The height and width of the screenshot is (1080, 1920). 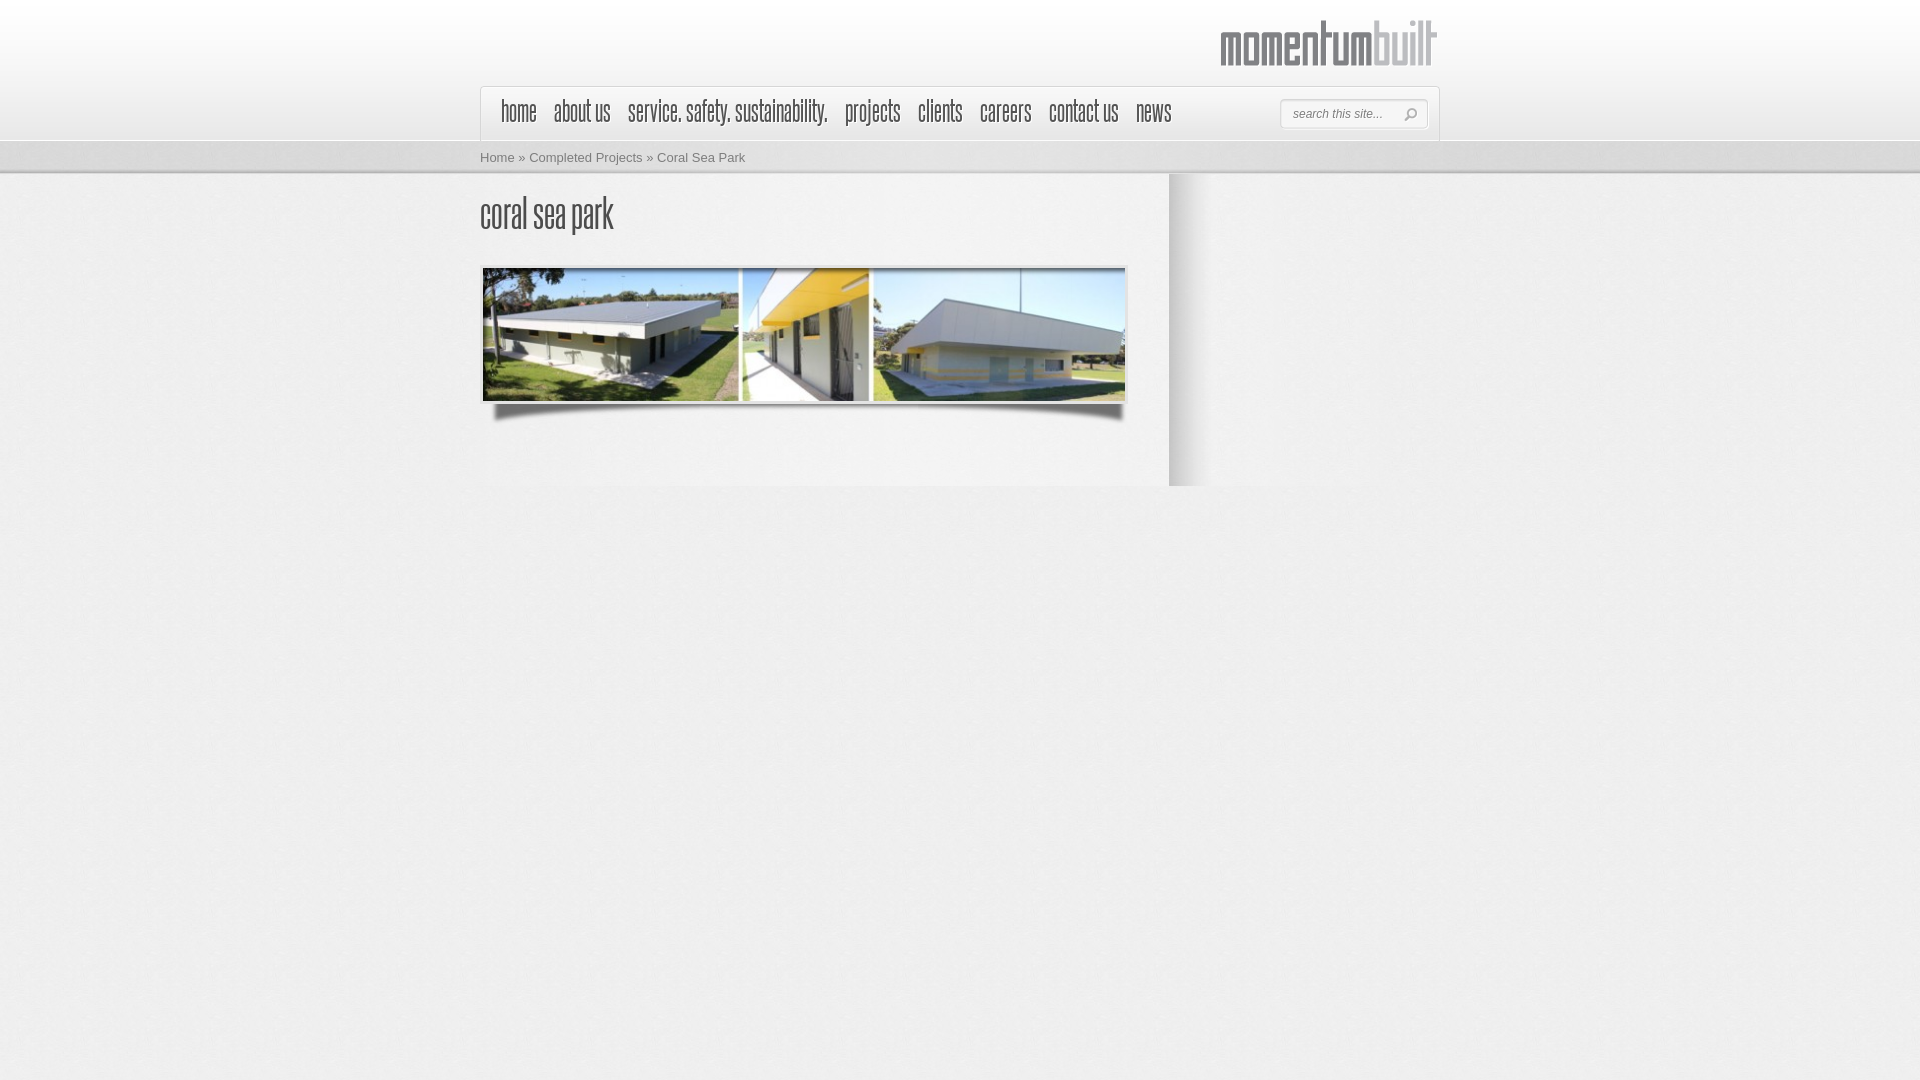 I want to click on 'service. safety. sustainability.', so click(x=727, y=118).